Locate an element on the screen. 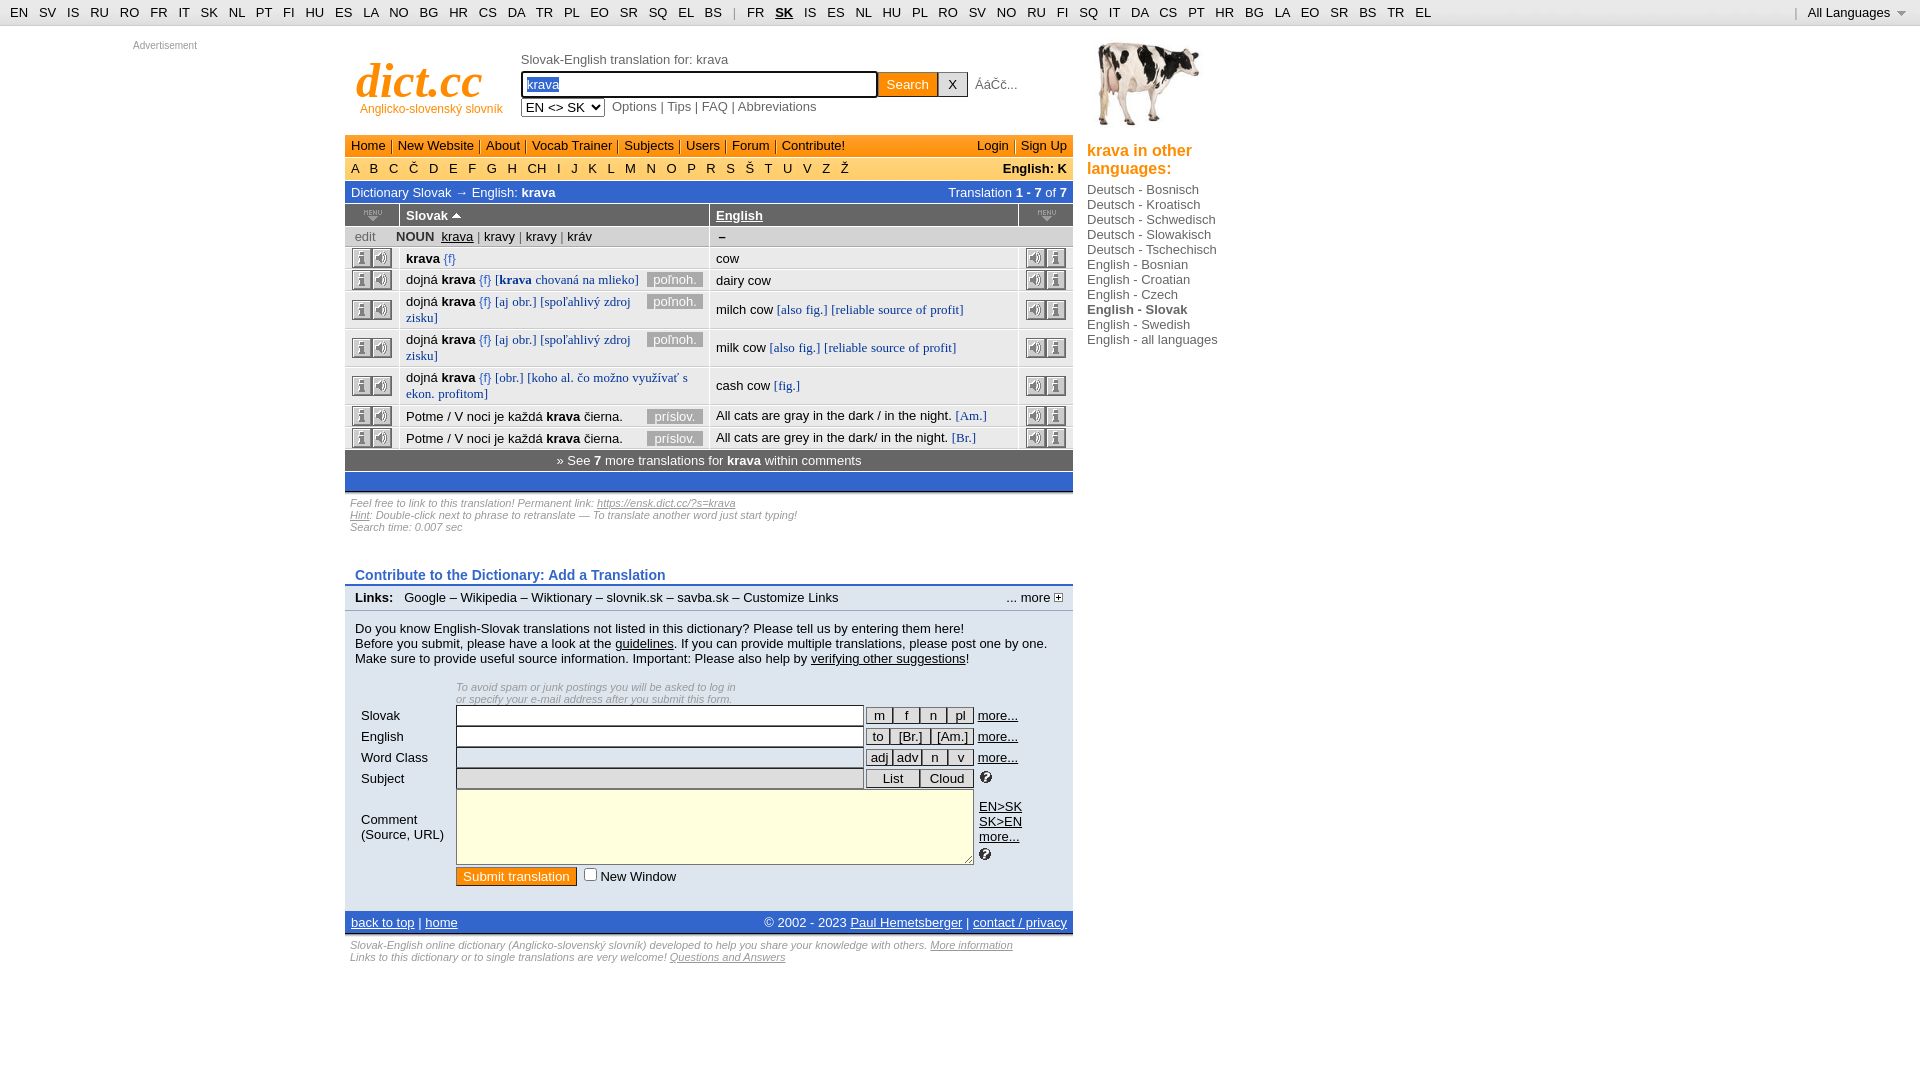  'English: K' is located at coordinates (1035, 167).